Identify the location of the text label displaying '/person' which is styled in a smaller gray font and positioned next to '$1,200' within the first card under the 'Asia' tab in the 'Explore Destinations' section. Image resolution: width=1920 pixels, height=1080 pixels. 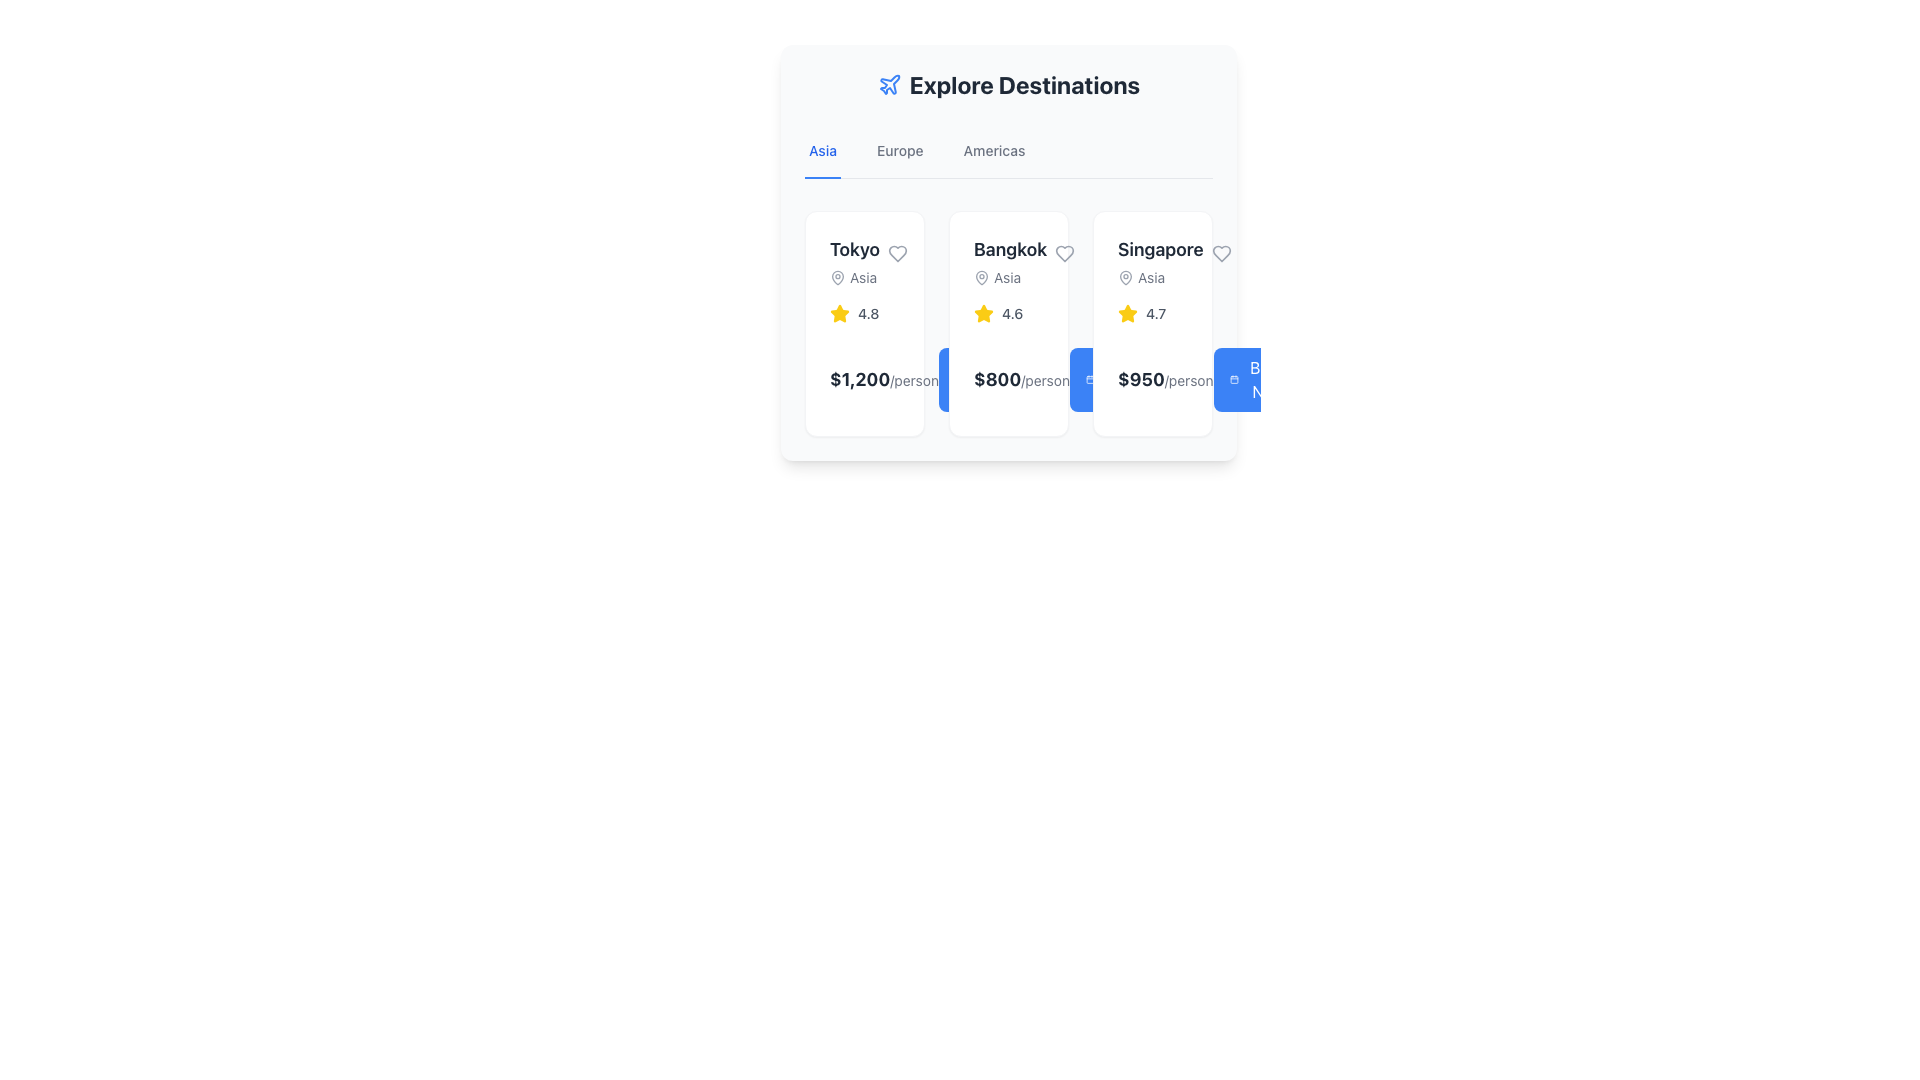
(913, 380).